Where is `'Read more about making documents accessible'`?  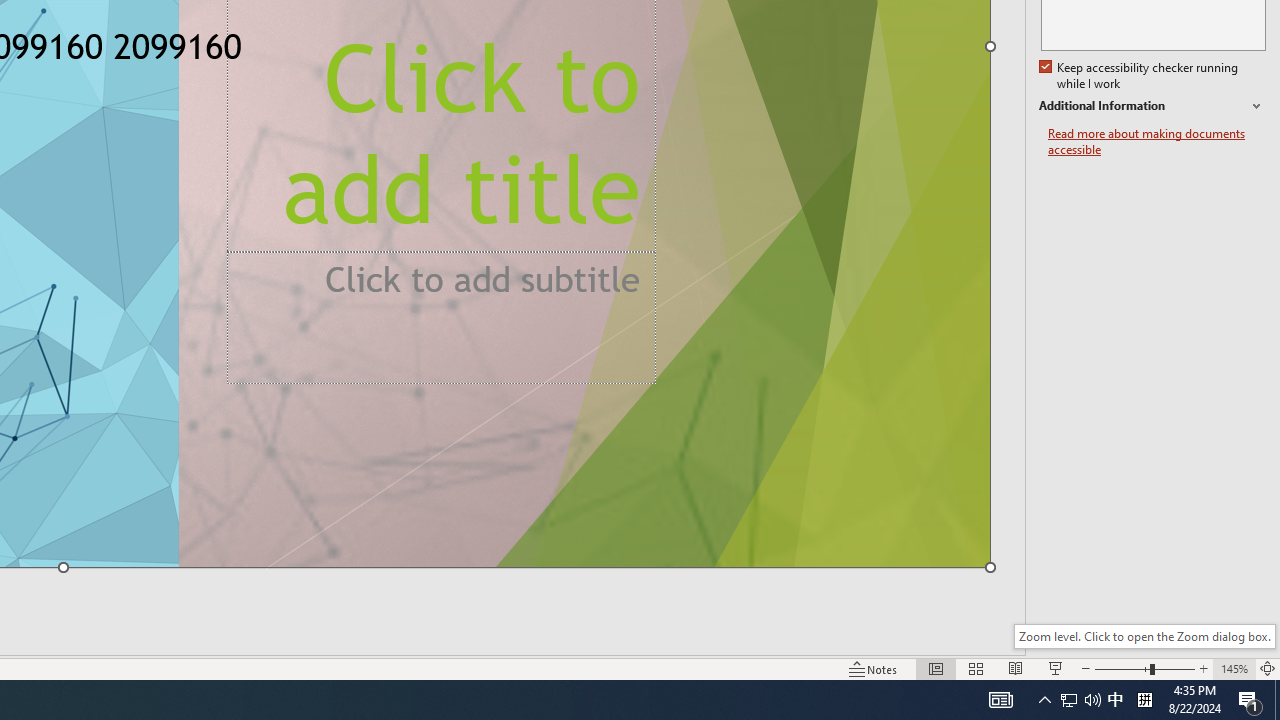
'Read more about making documents accessible' is located at coordinates (1157, 141).